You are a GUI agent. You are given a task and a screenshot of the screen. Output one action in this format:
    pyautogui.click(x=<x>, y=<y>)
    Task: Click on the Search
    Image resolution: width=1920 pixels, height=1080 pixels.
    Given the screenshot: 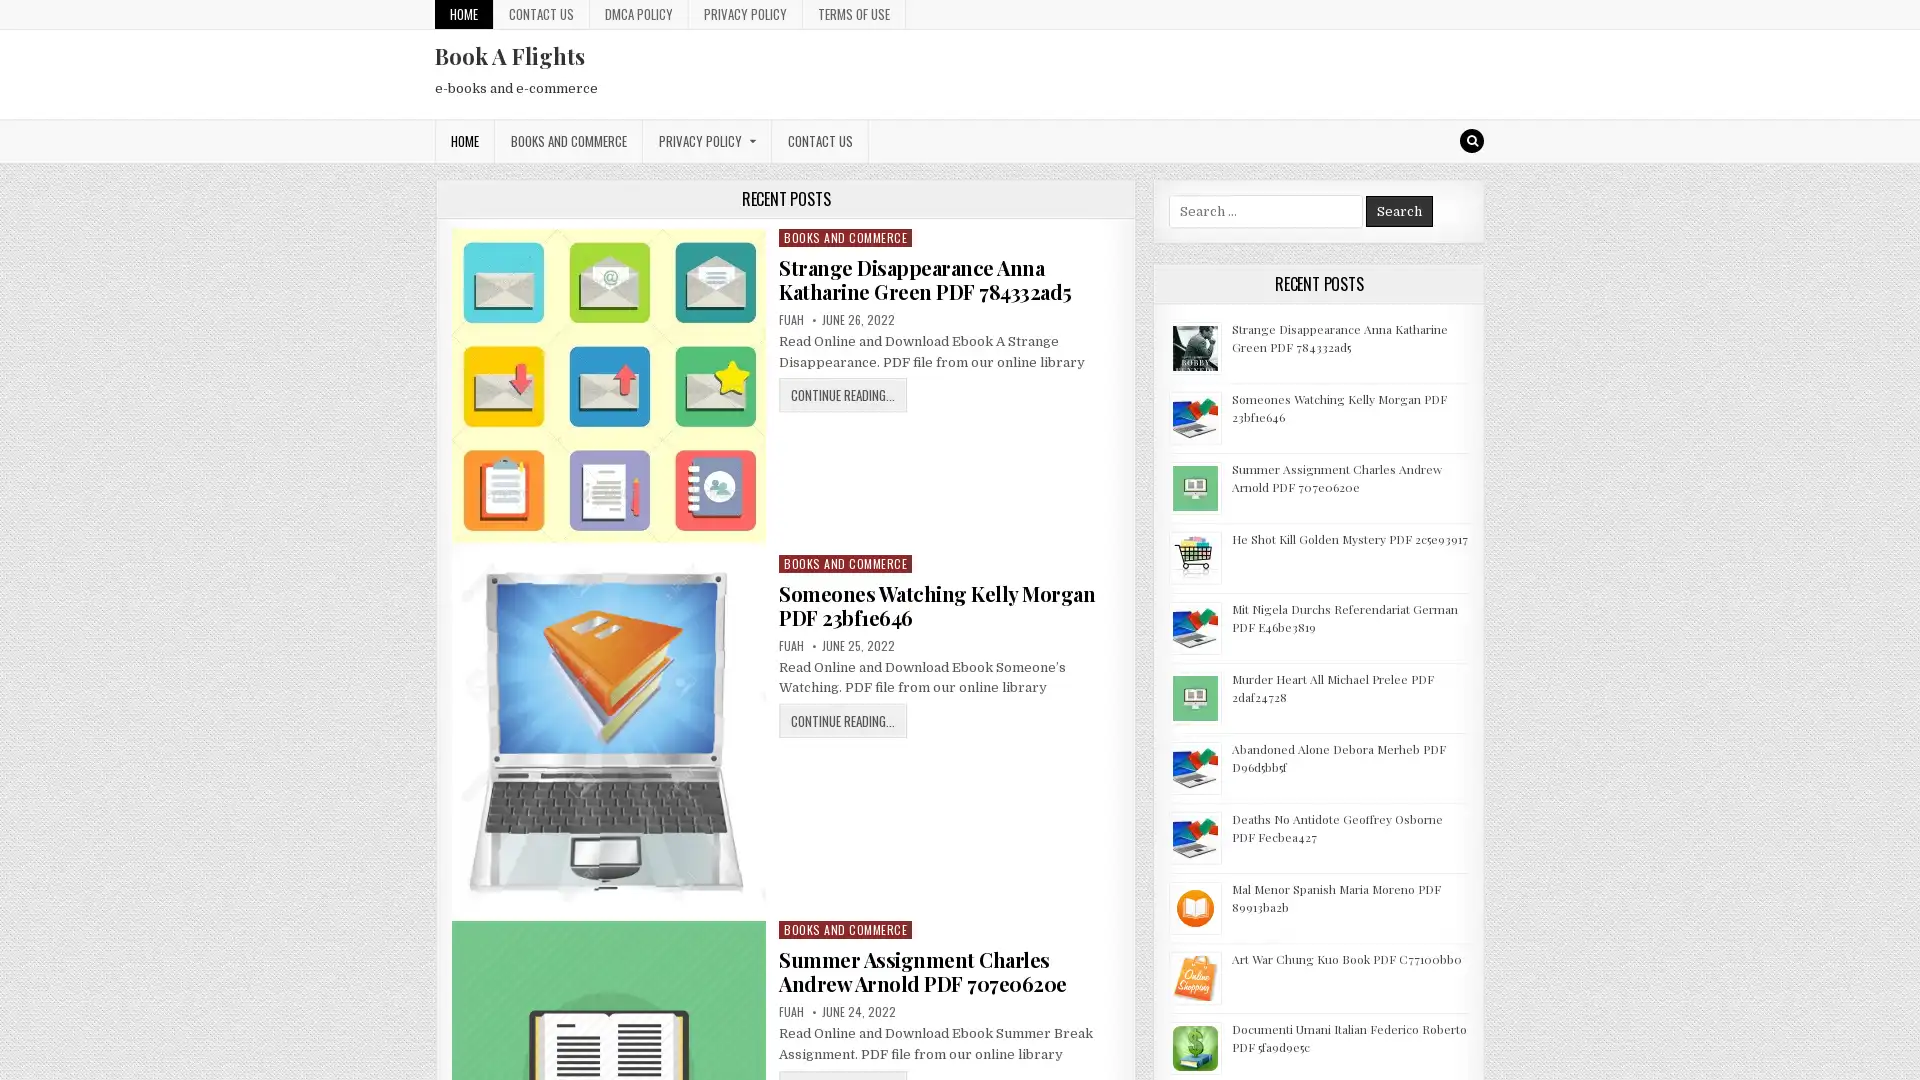 What is the action you would take?
    pyautogui.click(x=1398, y=211)
    